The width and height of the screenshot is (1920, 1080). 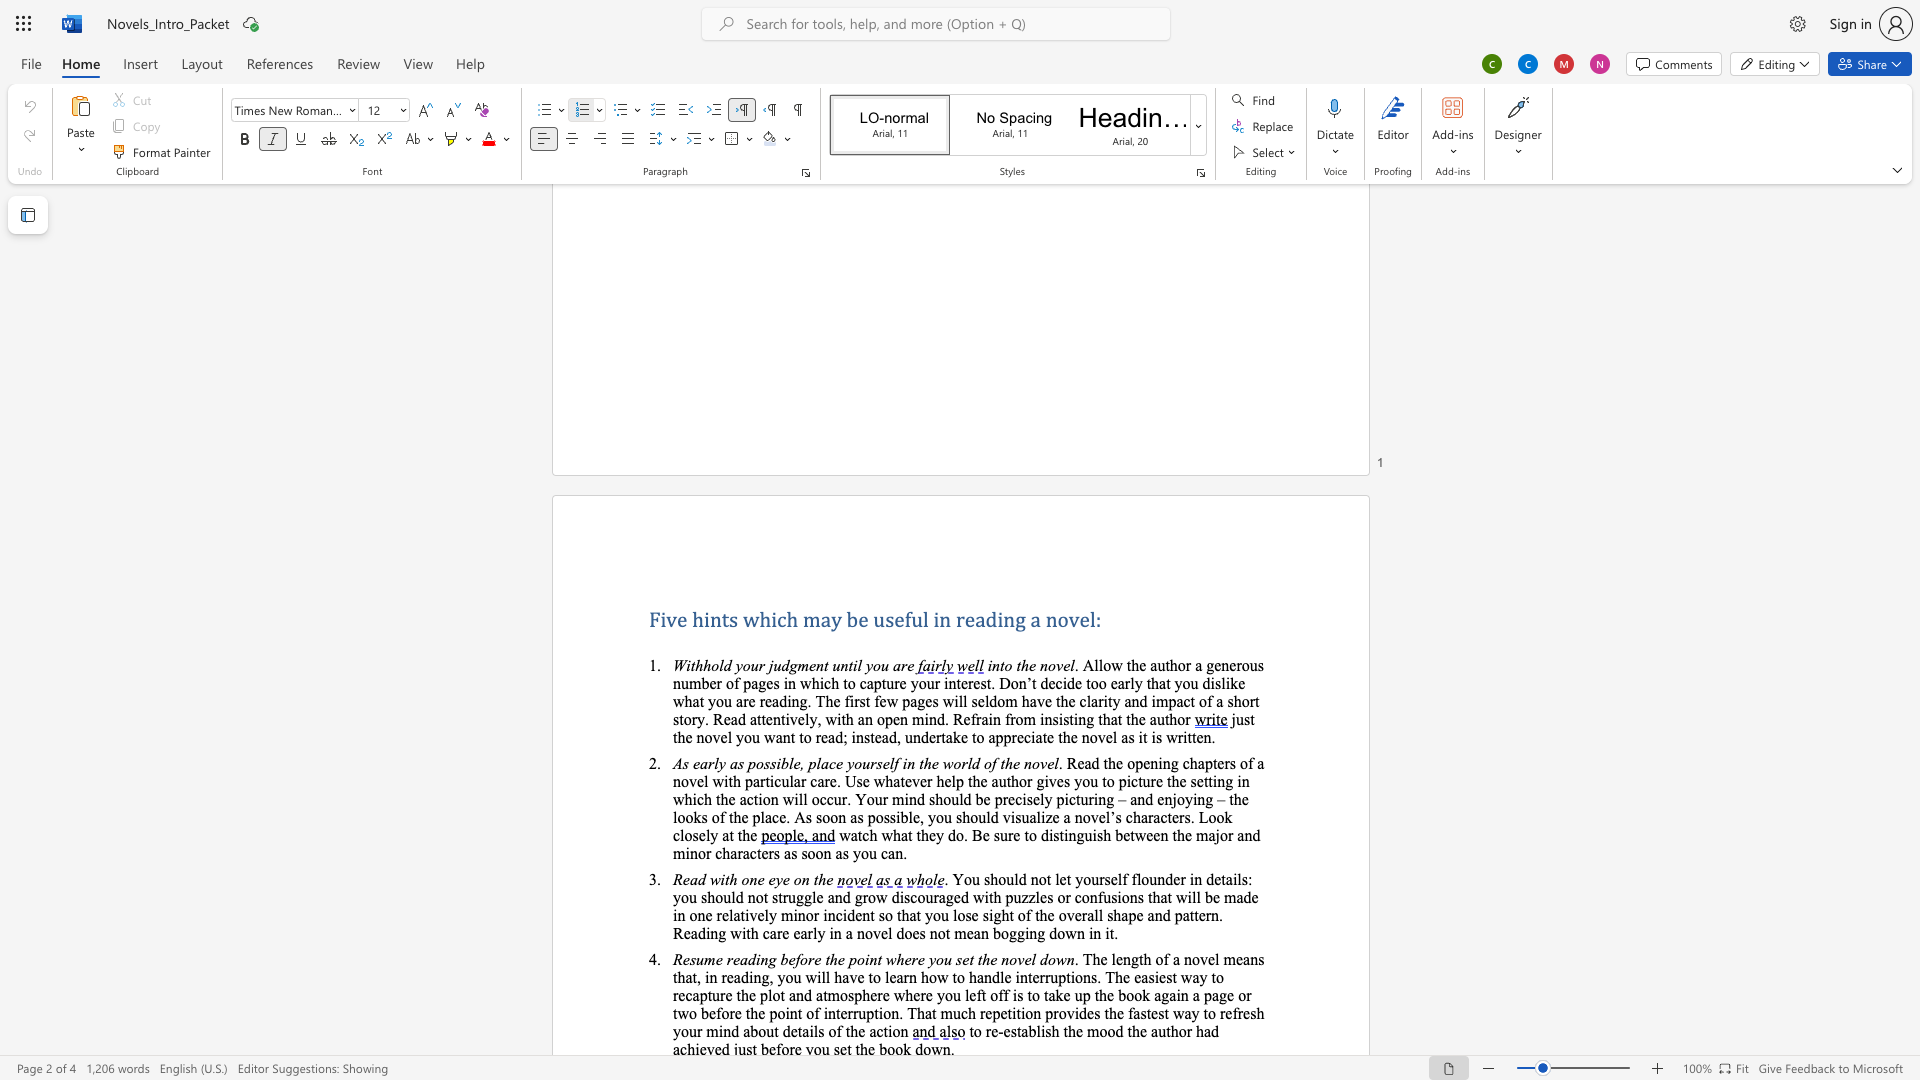 What do you see at coordinates (777, 763) in the screenshot?
I see `the 1th character "i" in the text` at bounding box center [777, 763].